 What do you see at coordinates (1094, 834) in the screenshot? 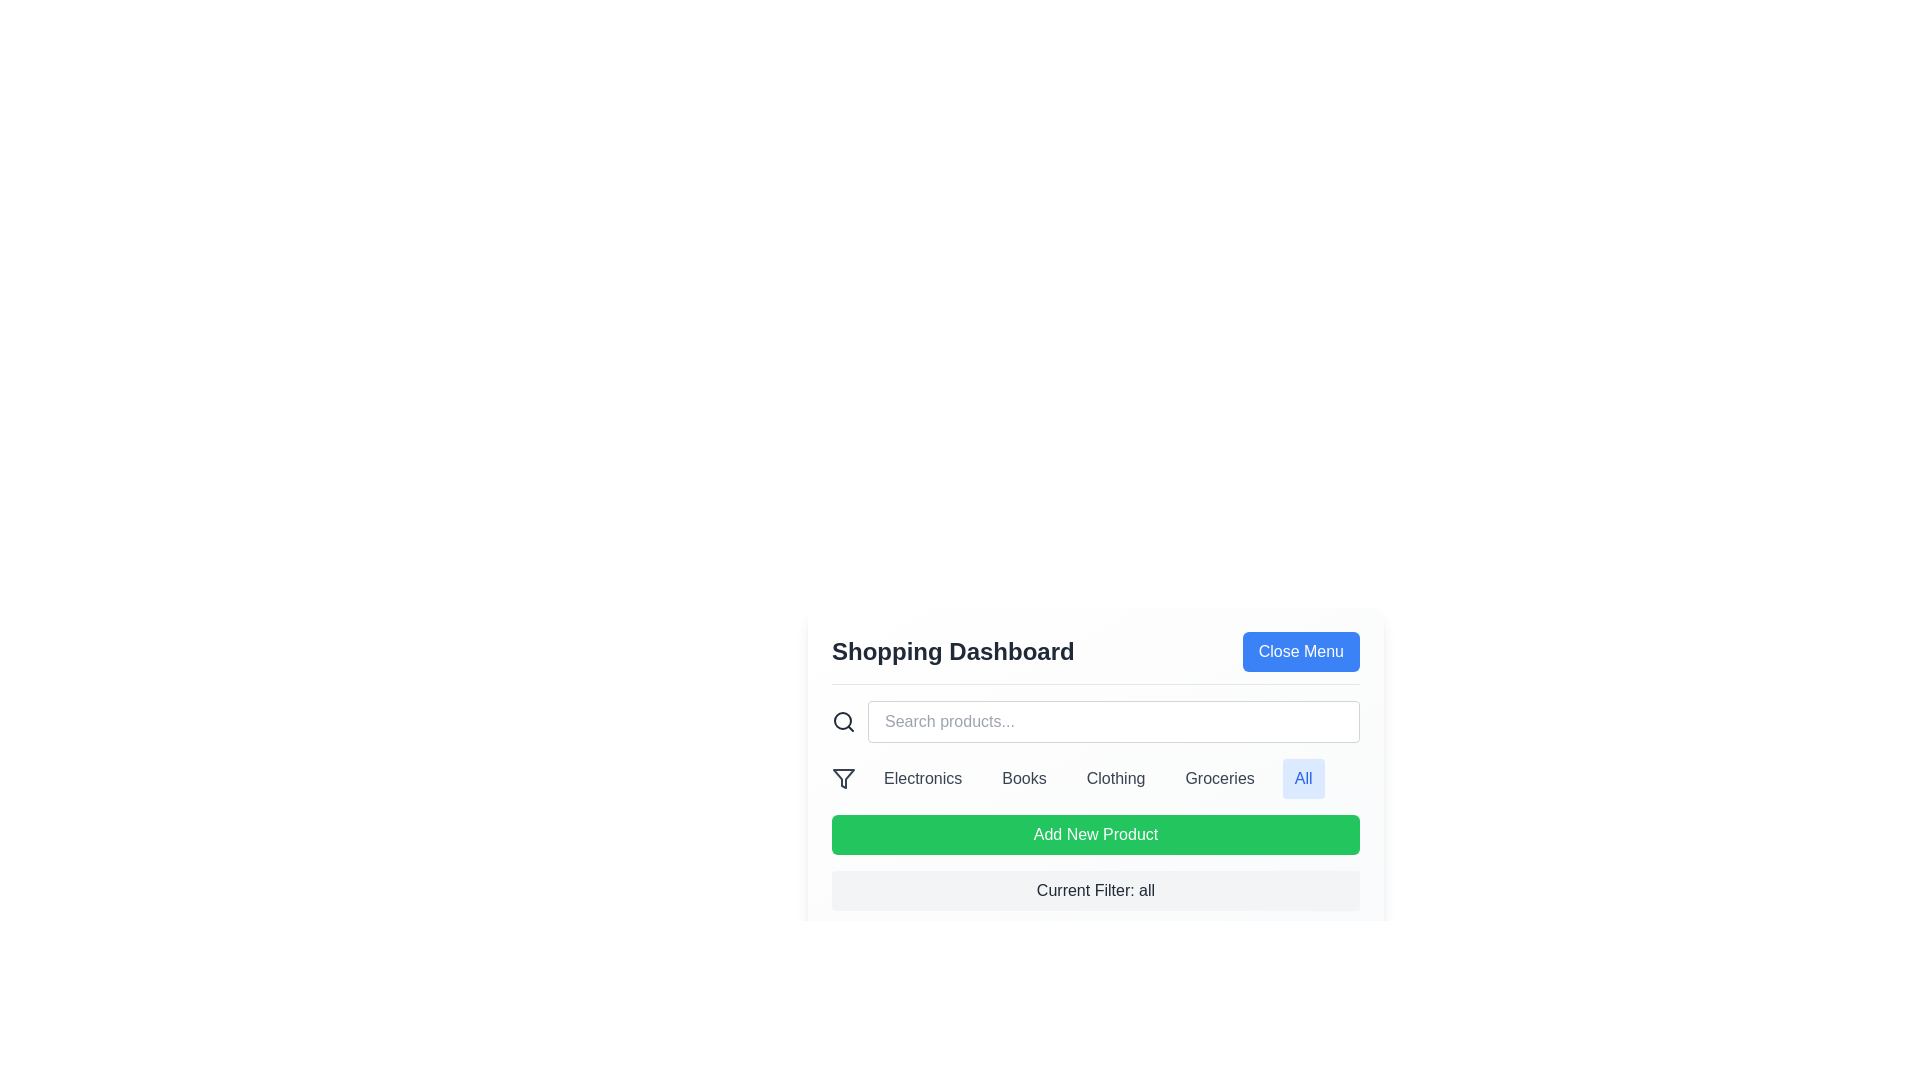
I see `the 'Add New Product' button located below the category buttons and above the 'Current Filter: all' label to initiate adding a new product` at bounding box center [1094, 834].